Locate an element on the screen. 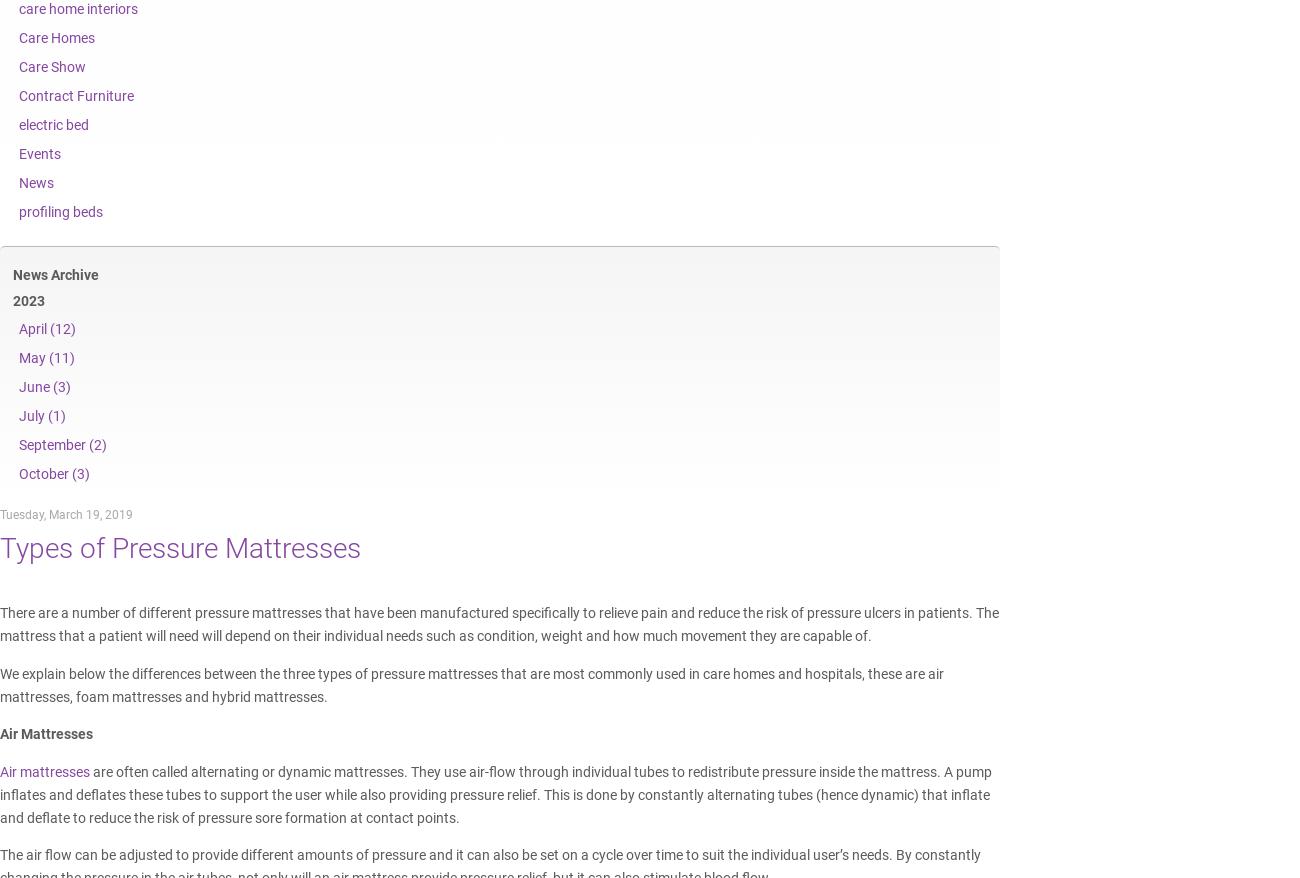 This screenshot has width=1300, height=878. 'profiling beds' is located at coordinates (60, 211).